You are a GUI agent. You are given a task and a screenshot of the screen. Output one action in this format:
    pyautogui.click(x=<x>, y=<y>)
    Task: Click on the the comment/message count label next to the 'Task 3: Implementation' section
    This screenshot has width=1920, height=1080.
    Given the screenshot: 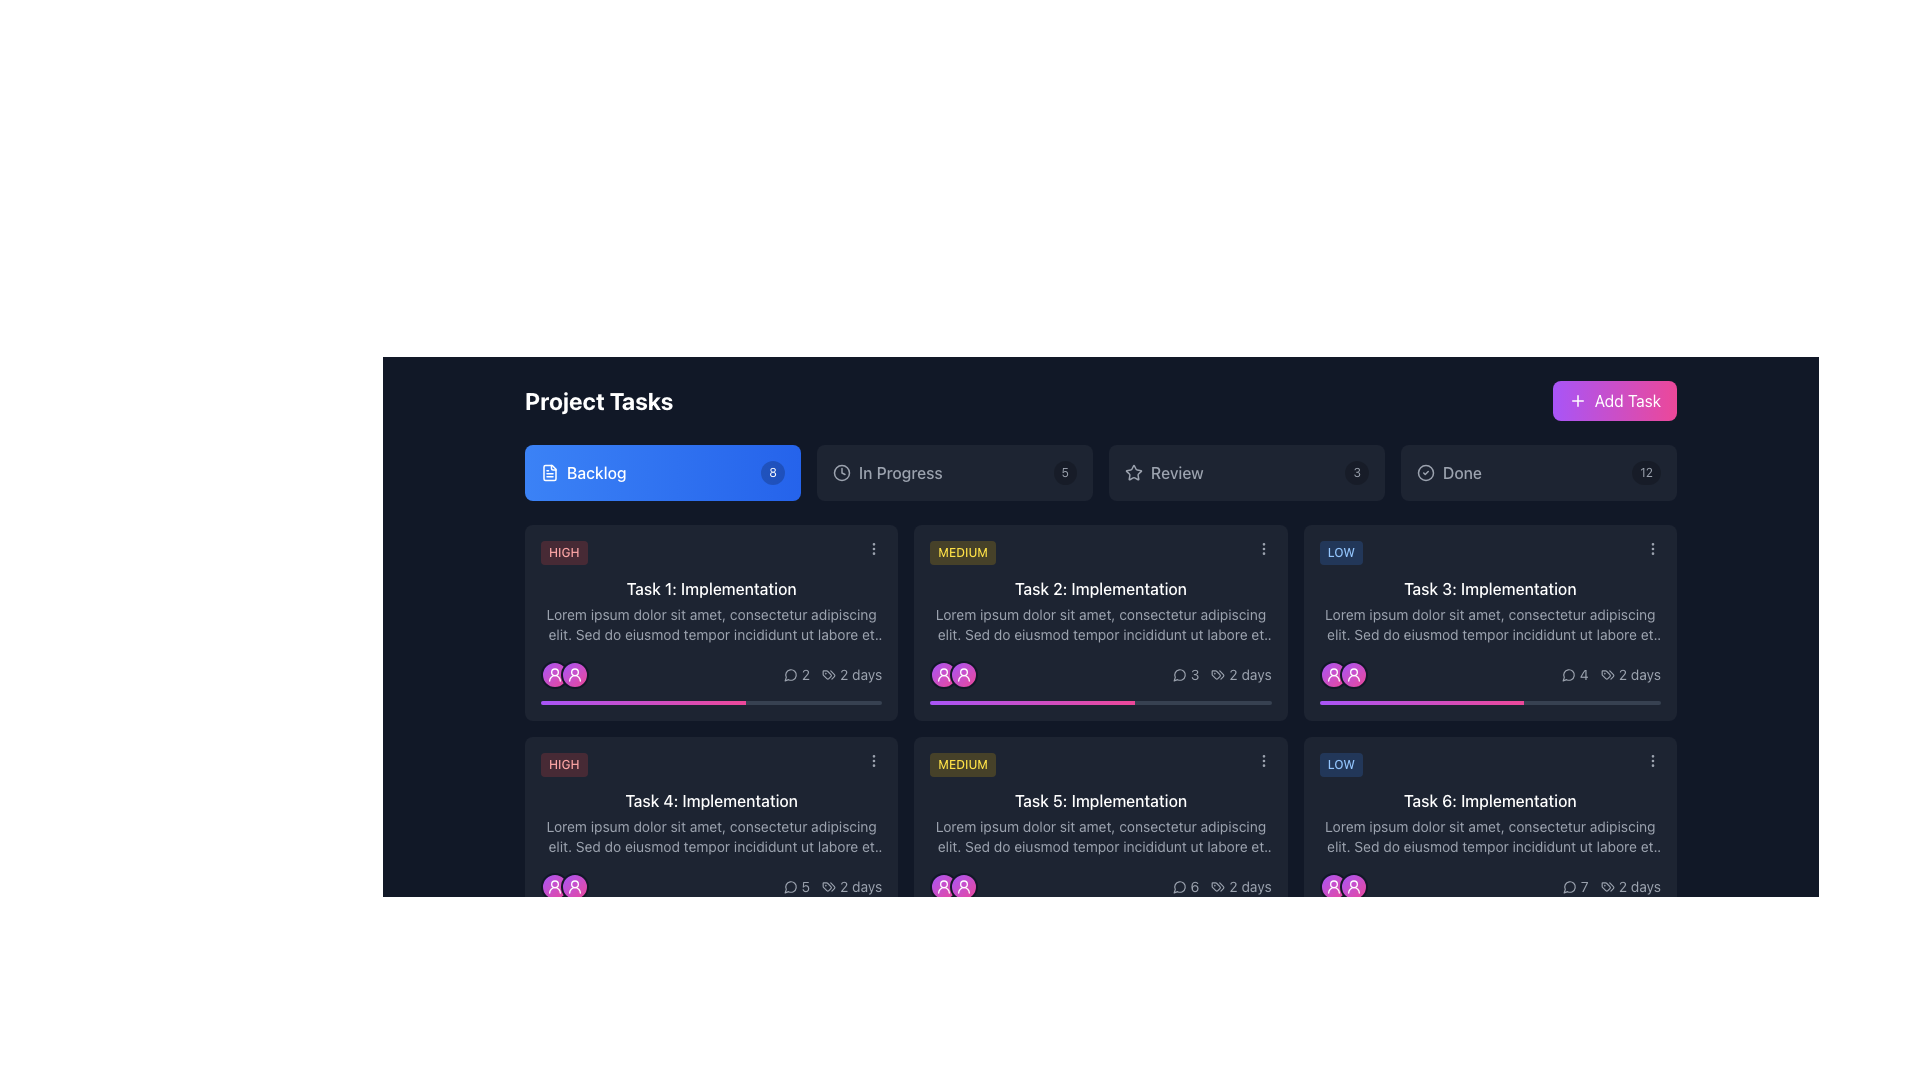 What is the action you would take?
    pyautogui.click(x=1574, y=675)
    